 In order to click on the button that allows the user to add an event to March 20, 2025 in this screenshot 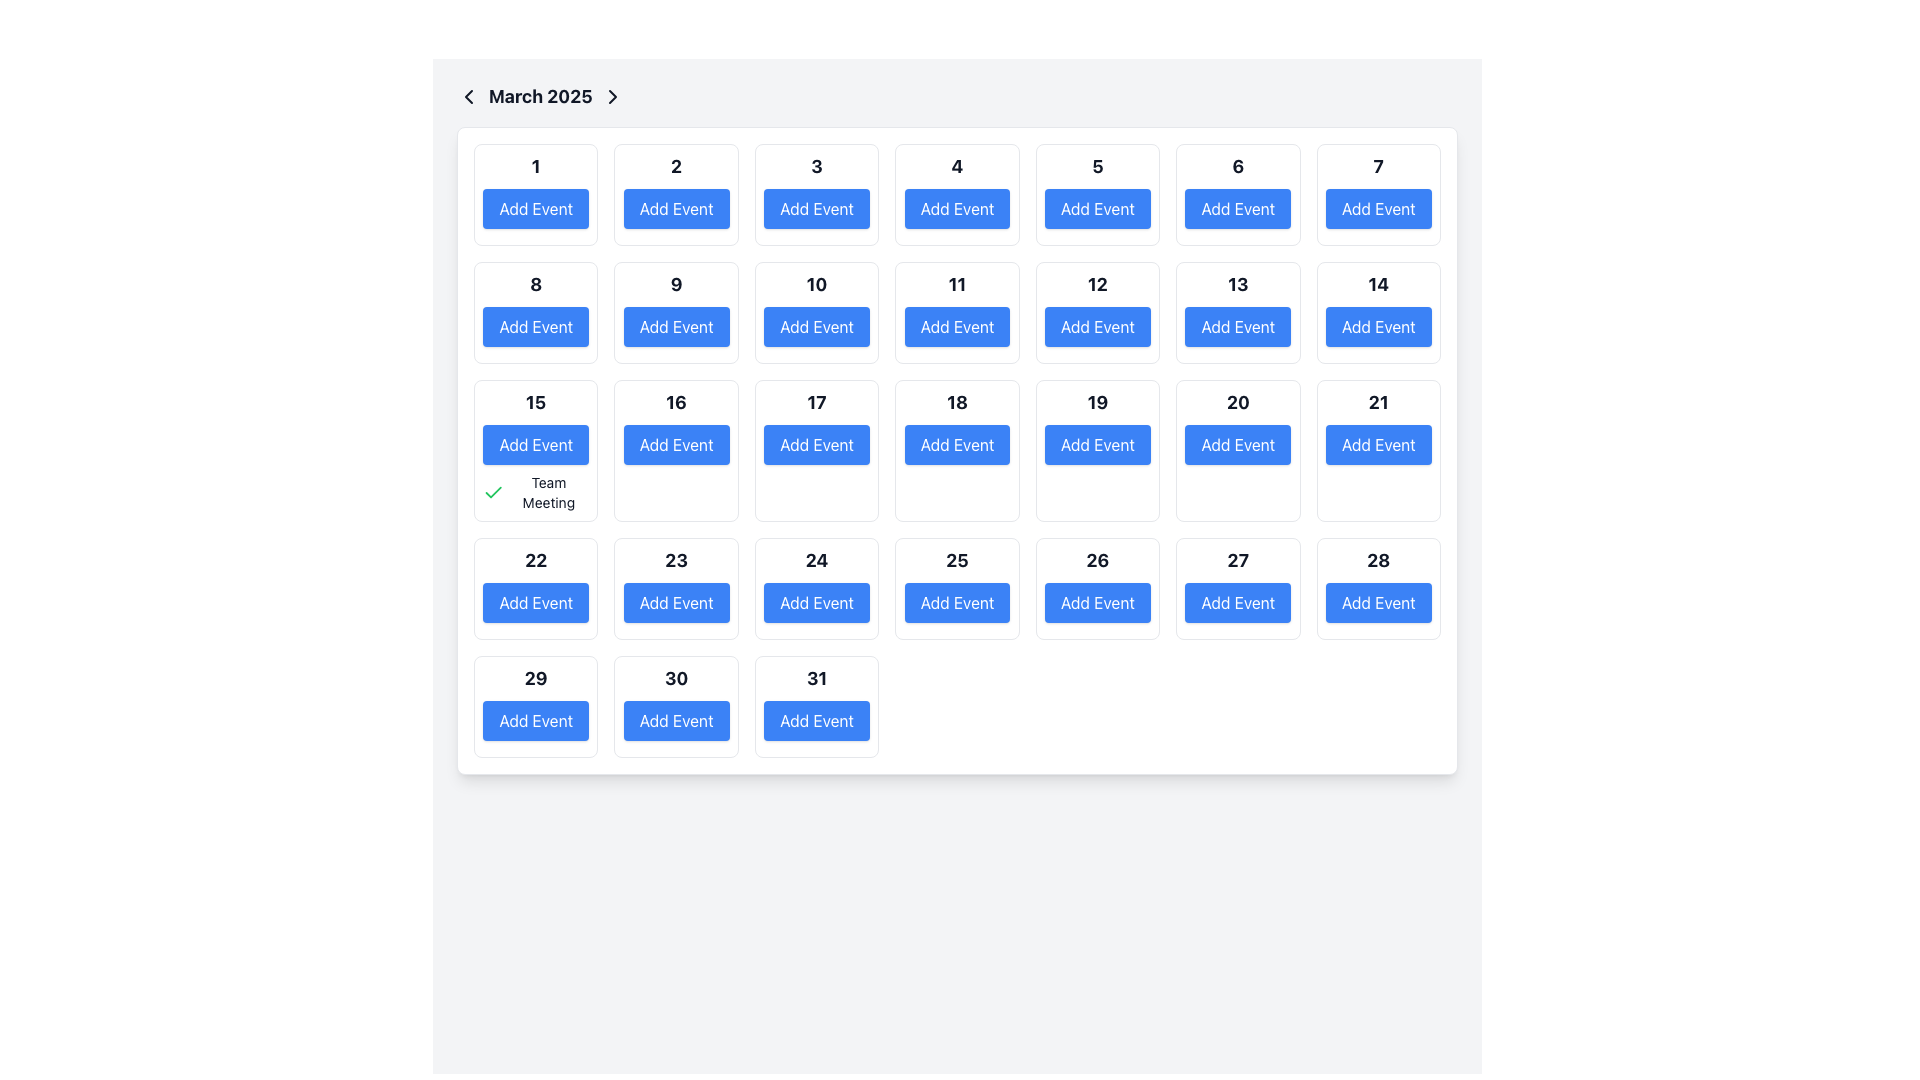, I will do `click(1237, 443)`.